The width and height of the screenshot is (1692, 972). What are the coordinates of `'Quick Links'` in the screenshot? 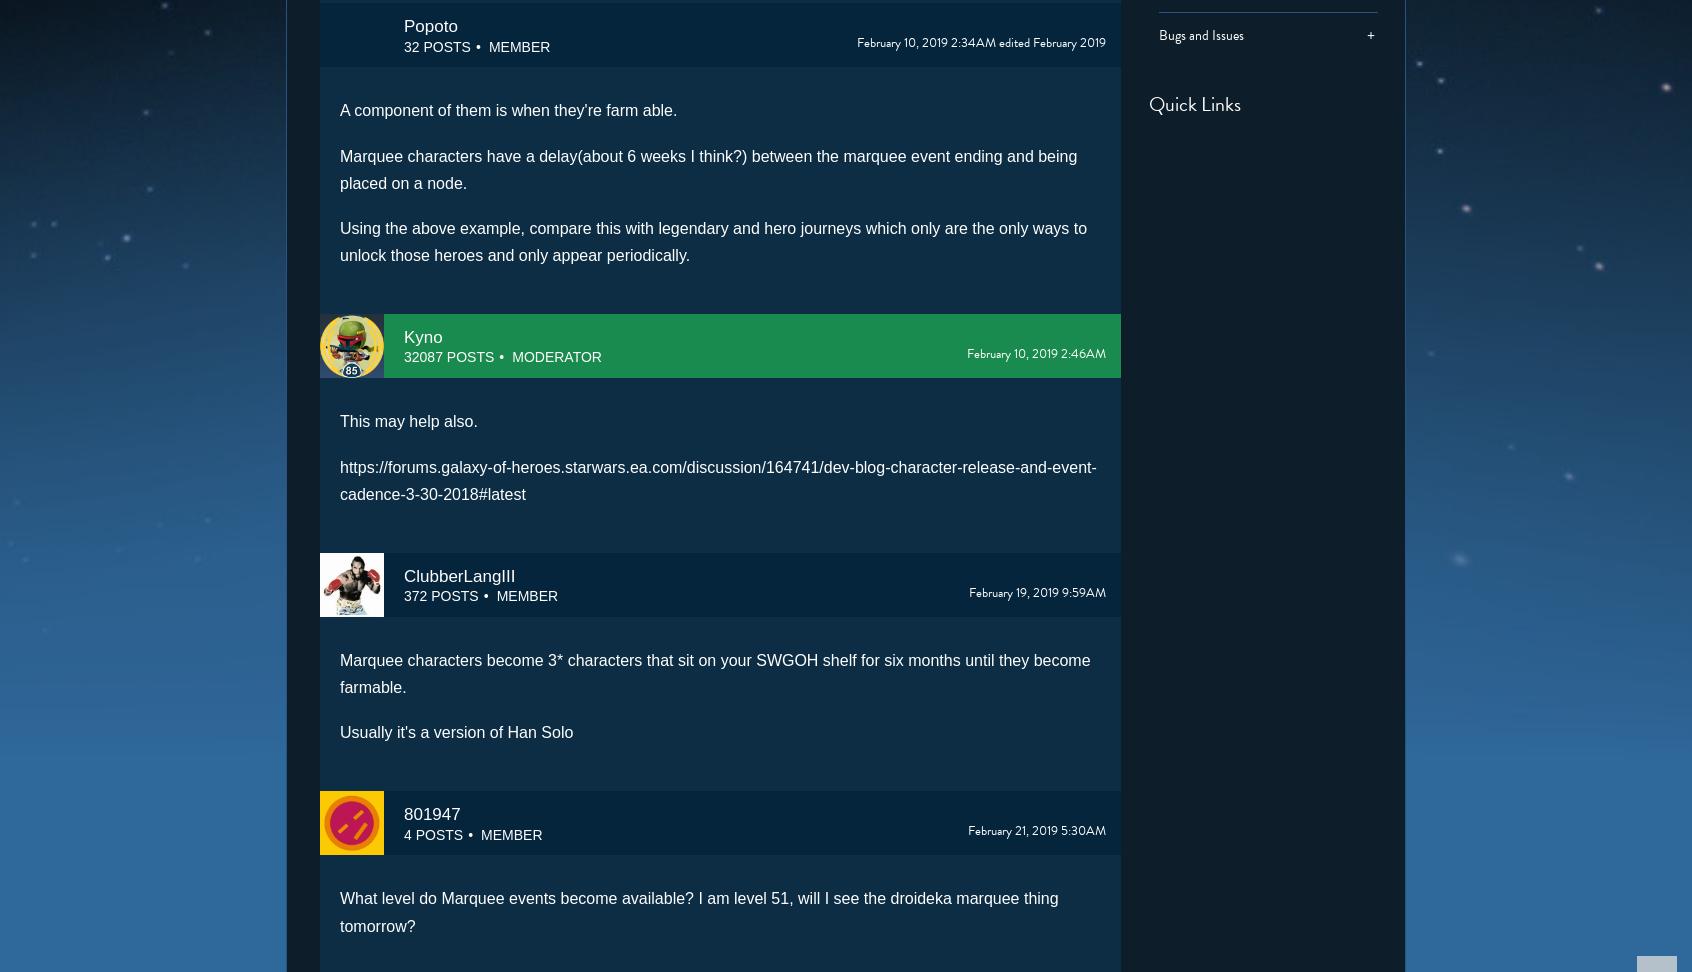 It's located at (1193, 102).